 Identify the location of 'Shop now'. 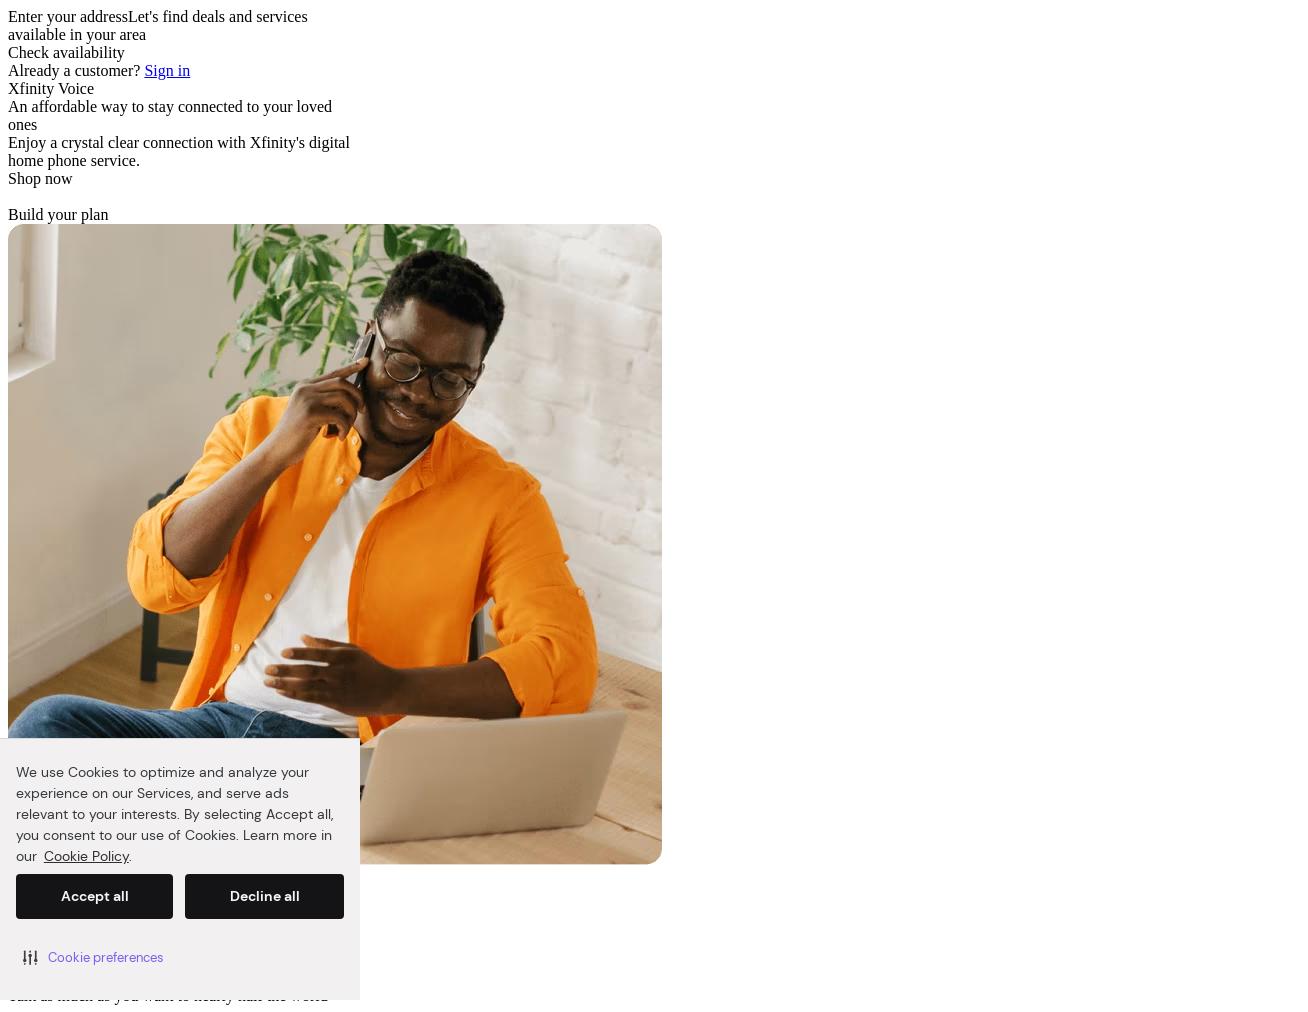
(40, 178).